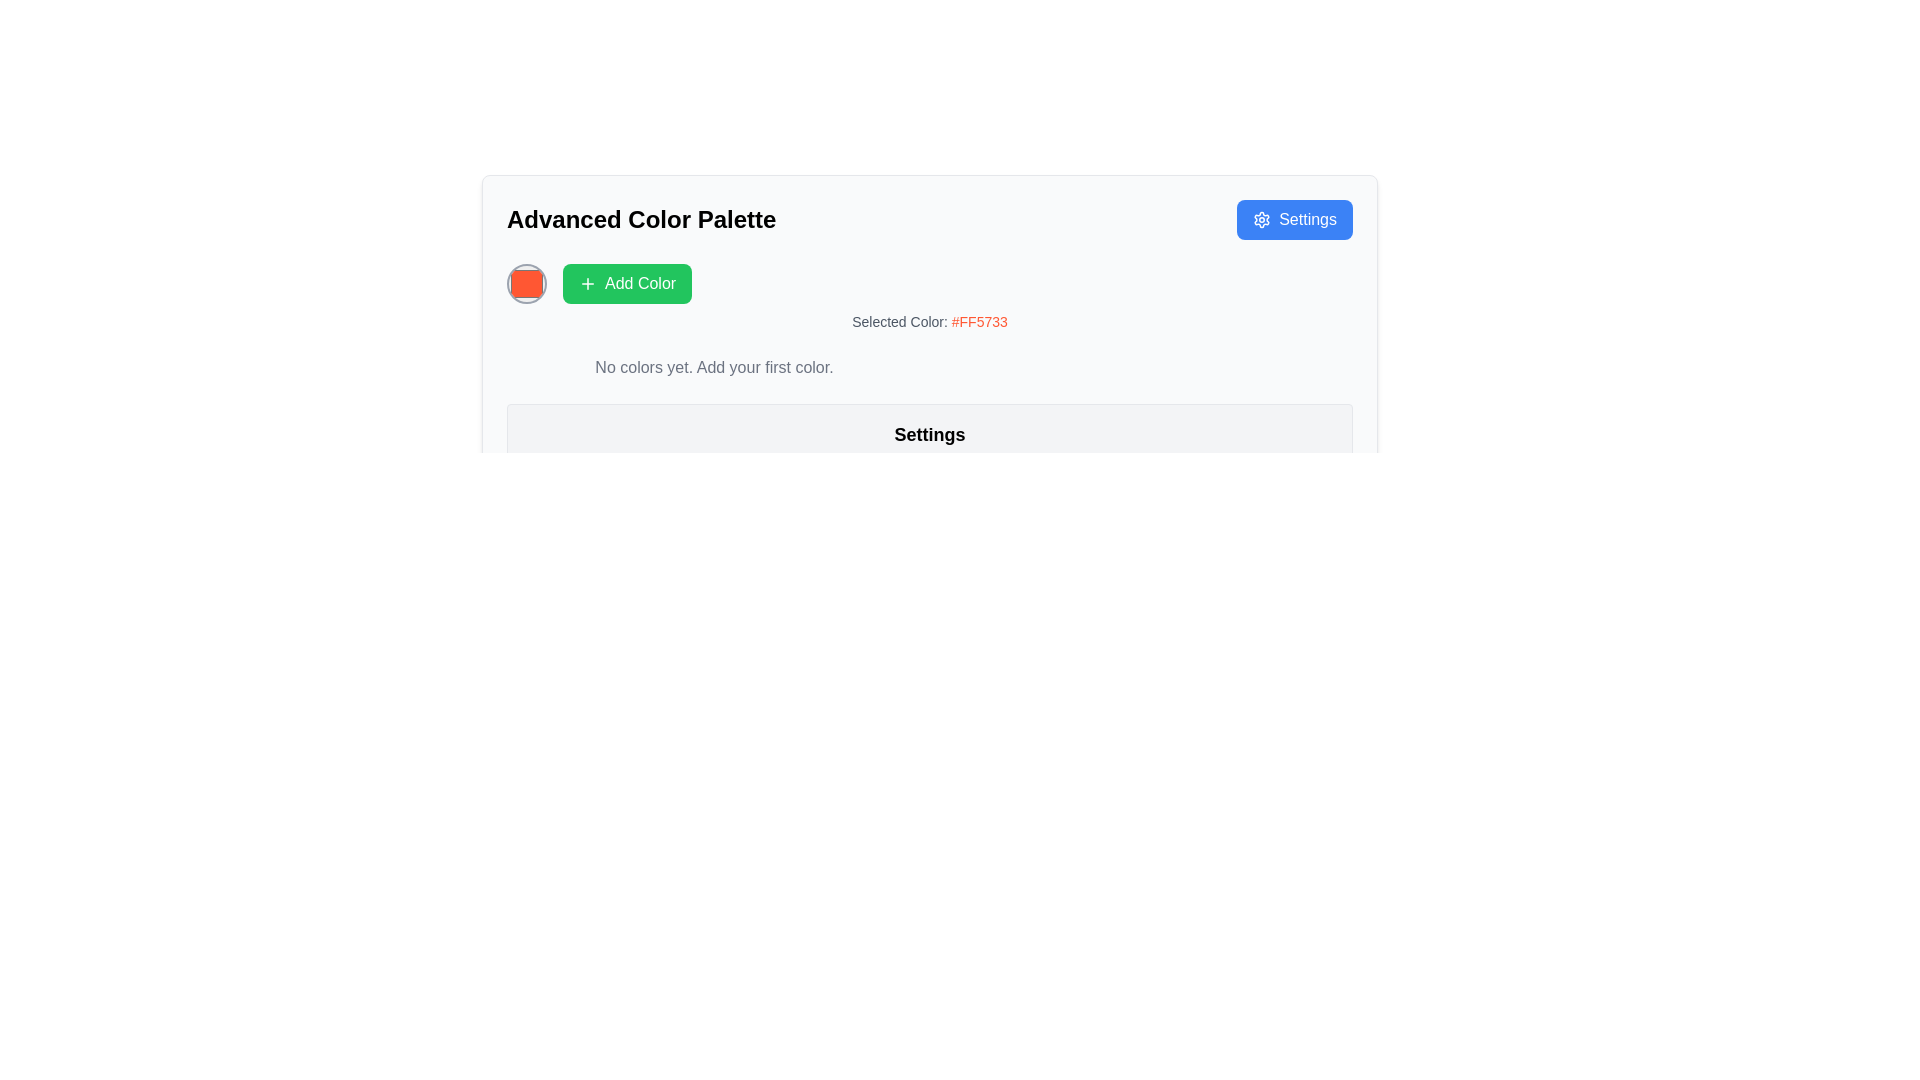 The width and height of the screenshot is (1920, 1080). I want to click on the text displaying the color code '#FF5733', which is located at the end of the string 'Selected Color: #FF5733' and appears in a vibrant orange shade, so click(979, 320).